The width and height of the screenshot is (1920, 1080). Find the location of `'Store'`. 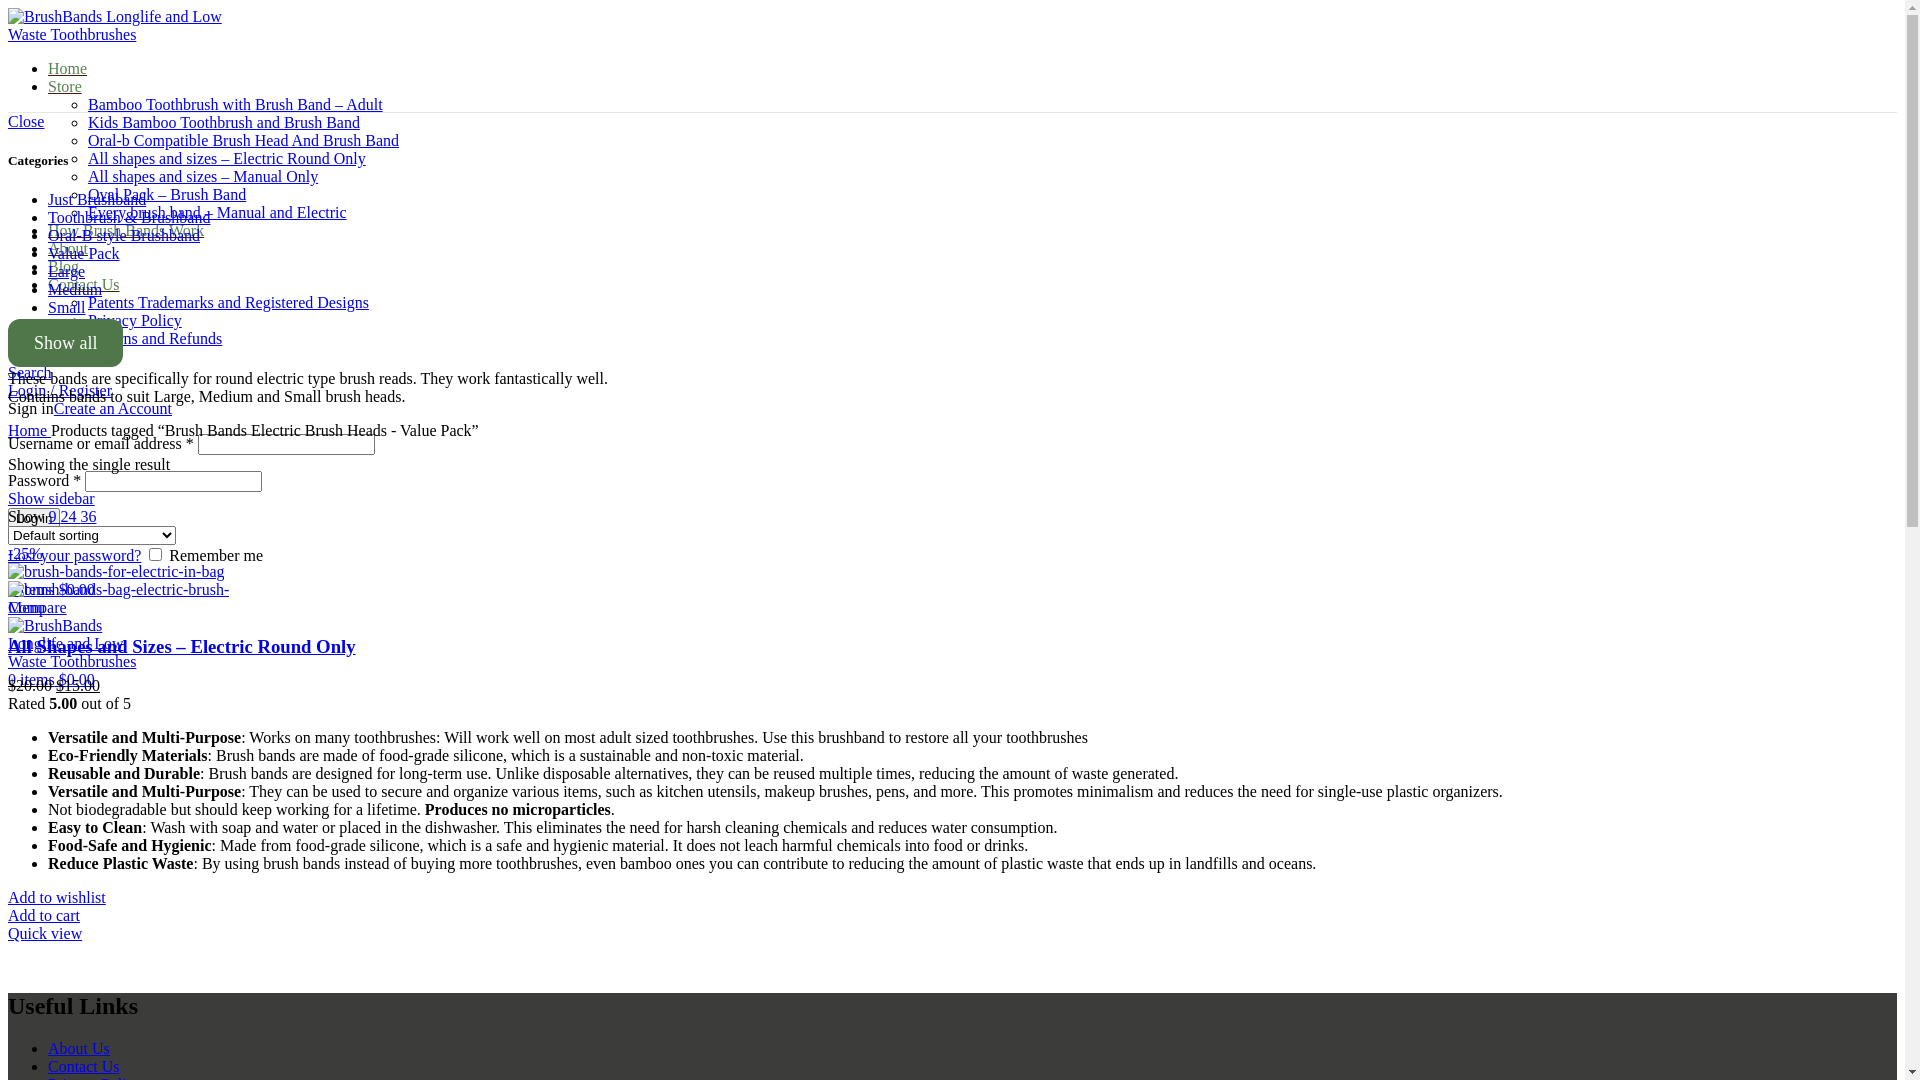

'Store' is located at coordinates (48, 85).